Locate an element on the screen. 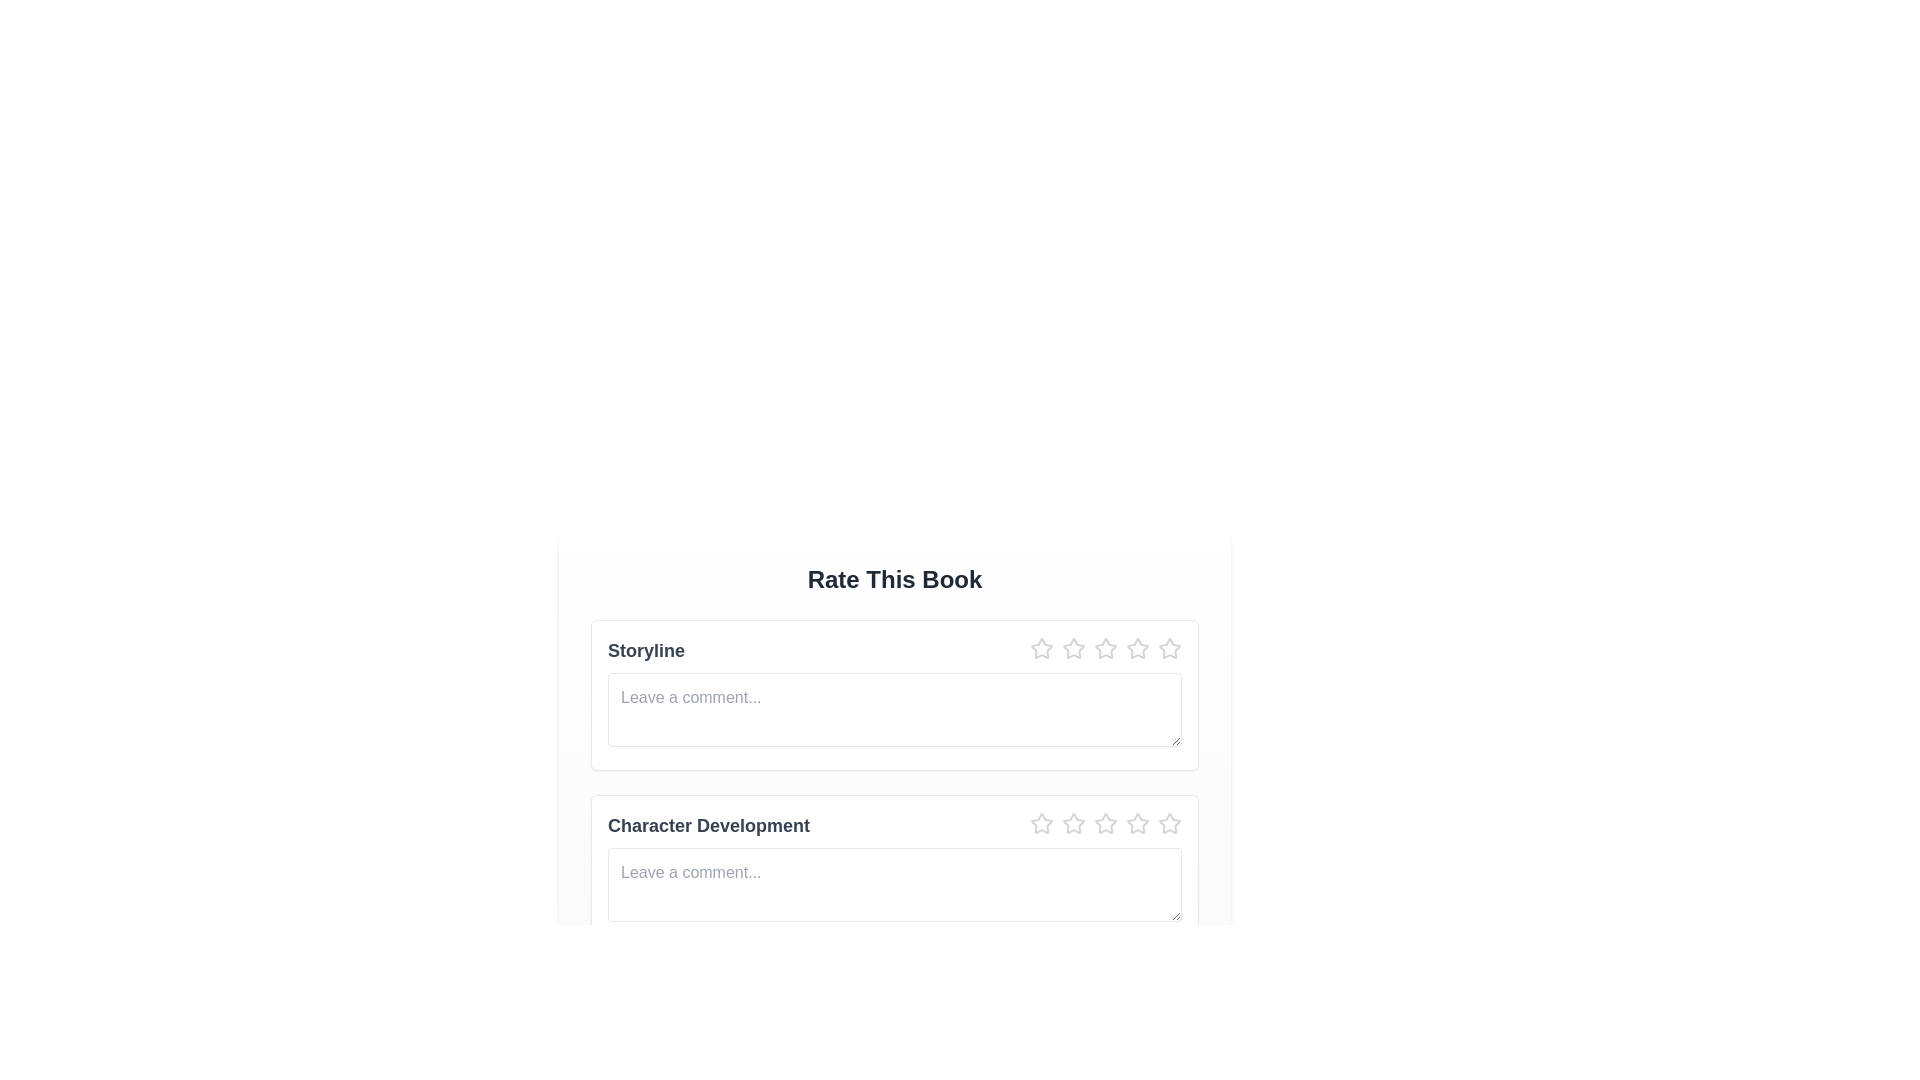 This screenshot has height=1080, width=1920. the fifth star in the star rating system in the 'Storyline' section is located at coordinates (1170, 648).